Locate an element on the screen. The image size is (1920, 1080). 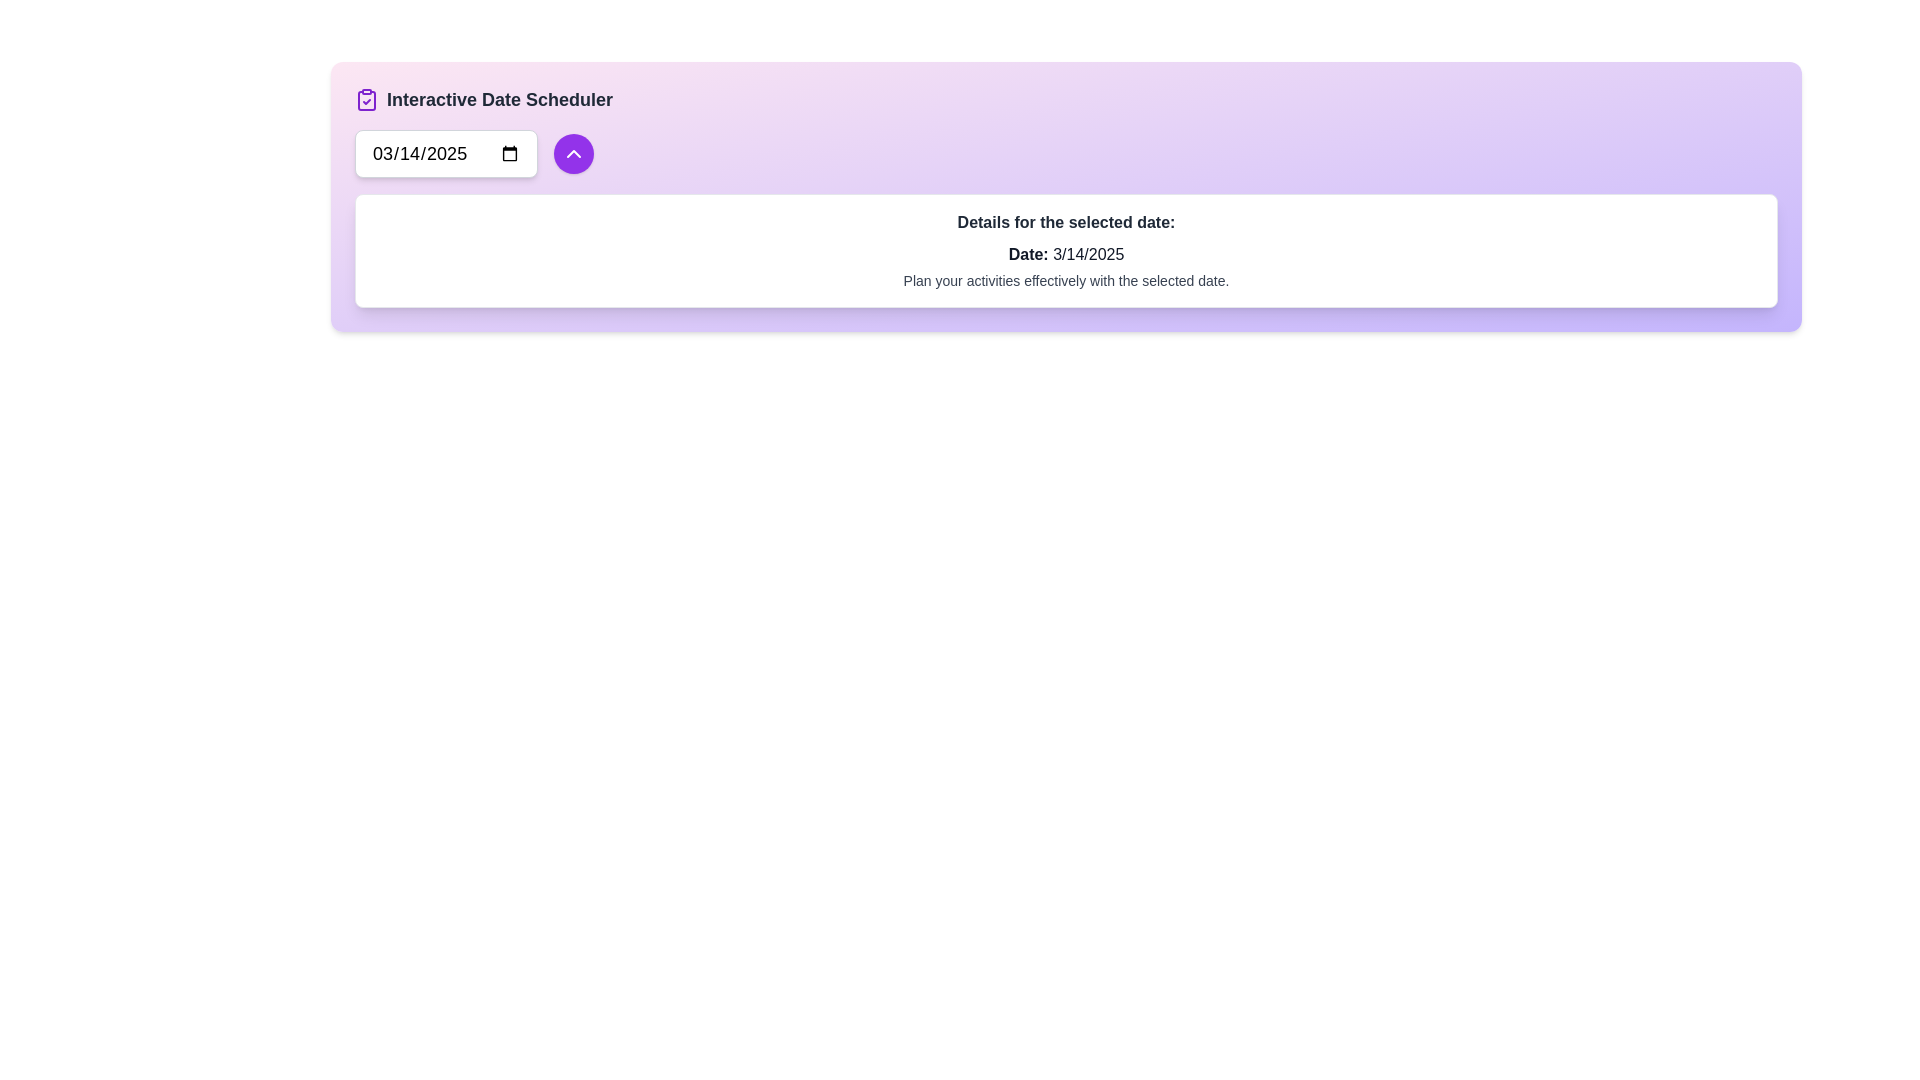
the text label displaying 'Date: 3/14/2025', which is located below the heading 'Details for the selected date:' and above the phrase 'Plan your activities effectively with the selected date.' is located at coordinates (1065, 253).